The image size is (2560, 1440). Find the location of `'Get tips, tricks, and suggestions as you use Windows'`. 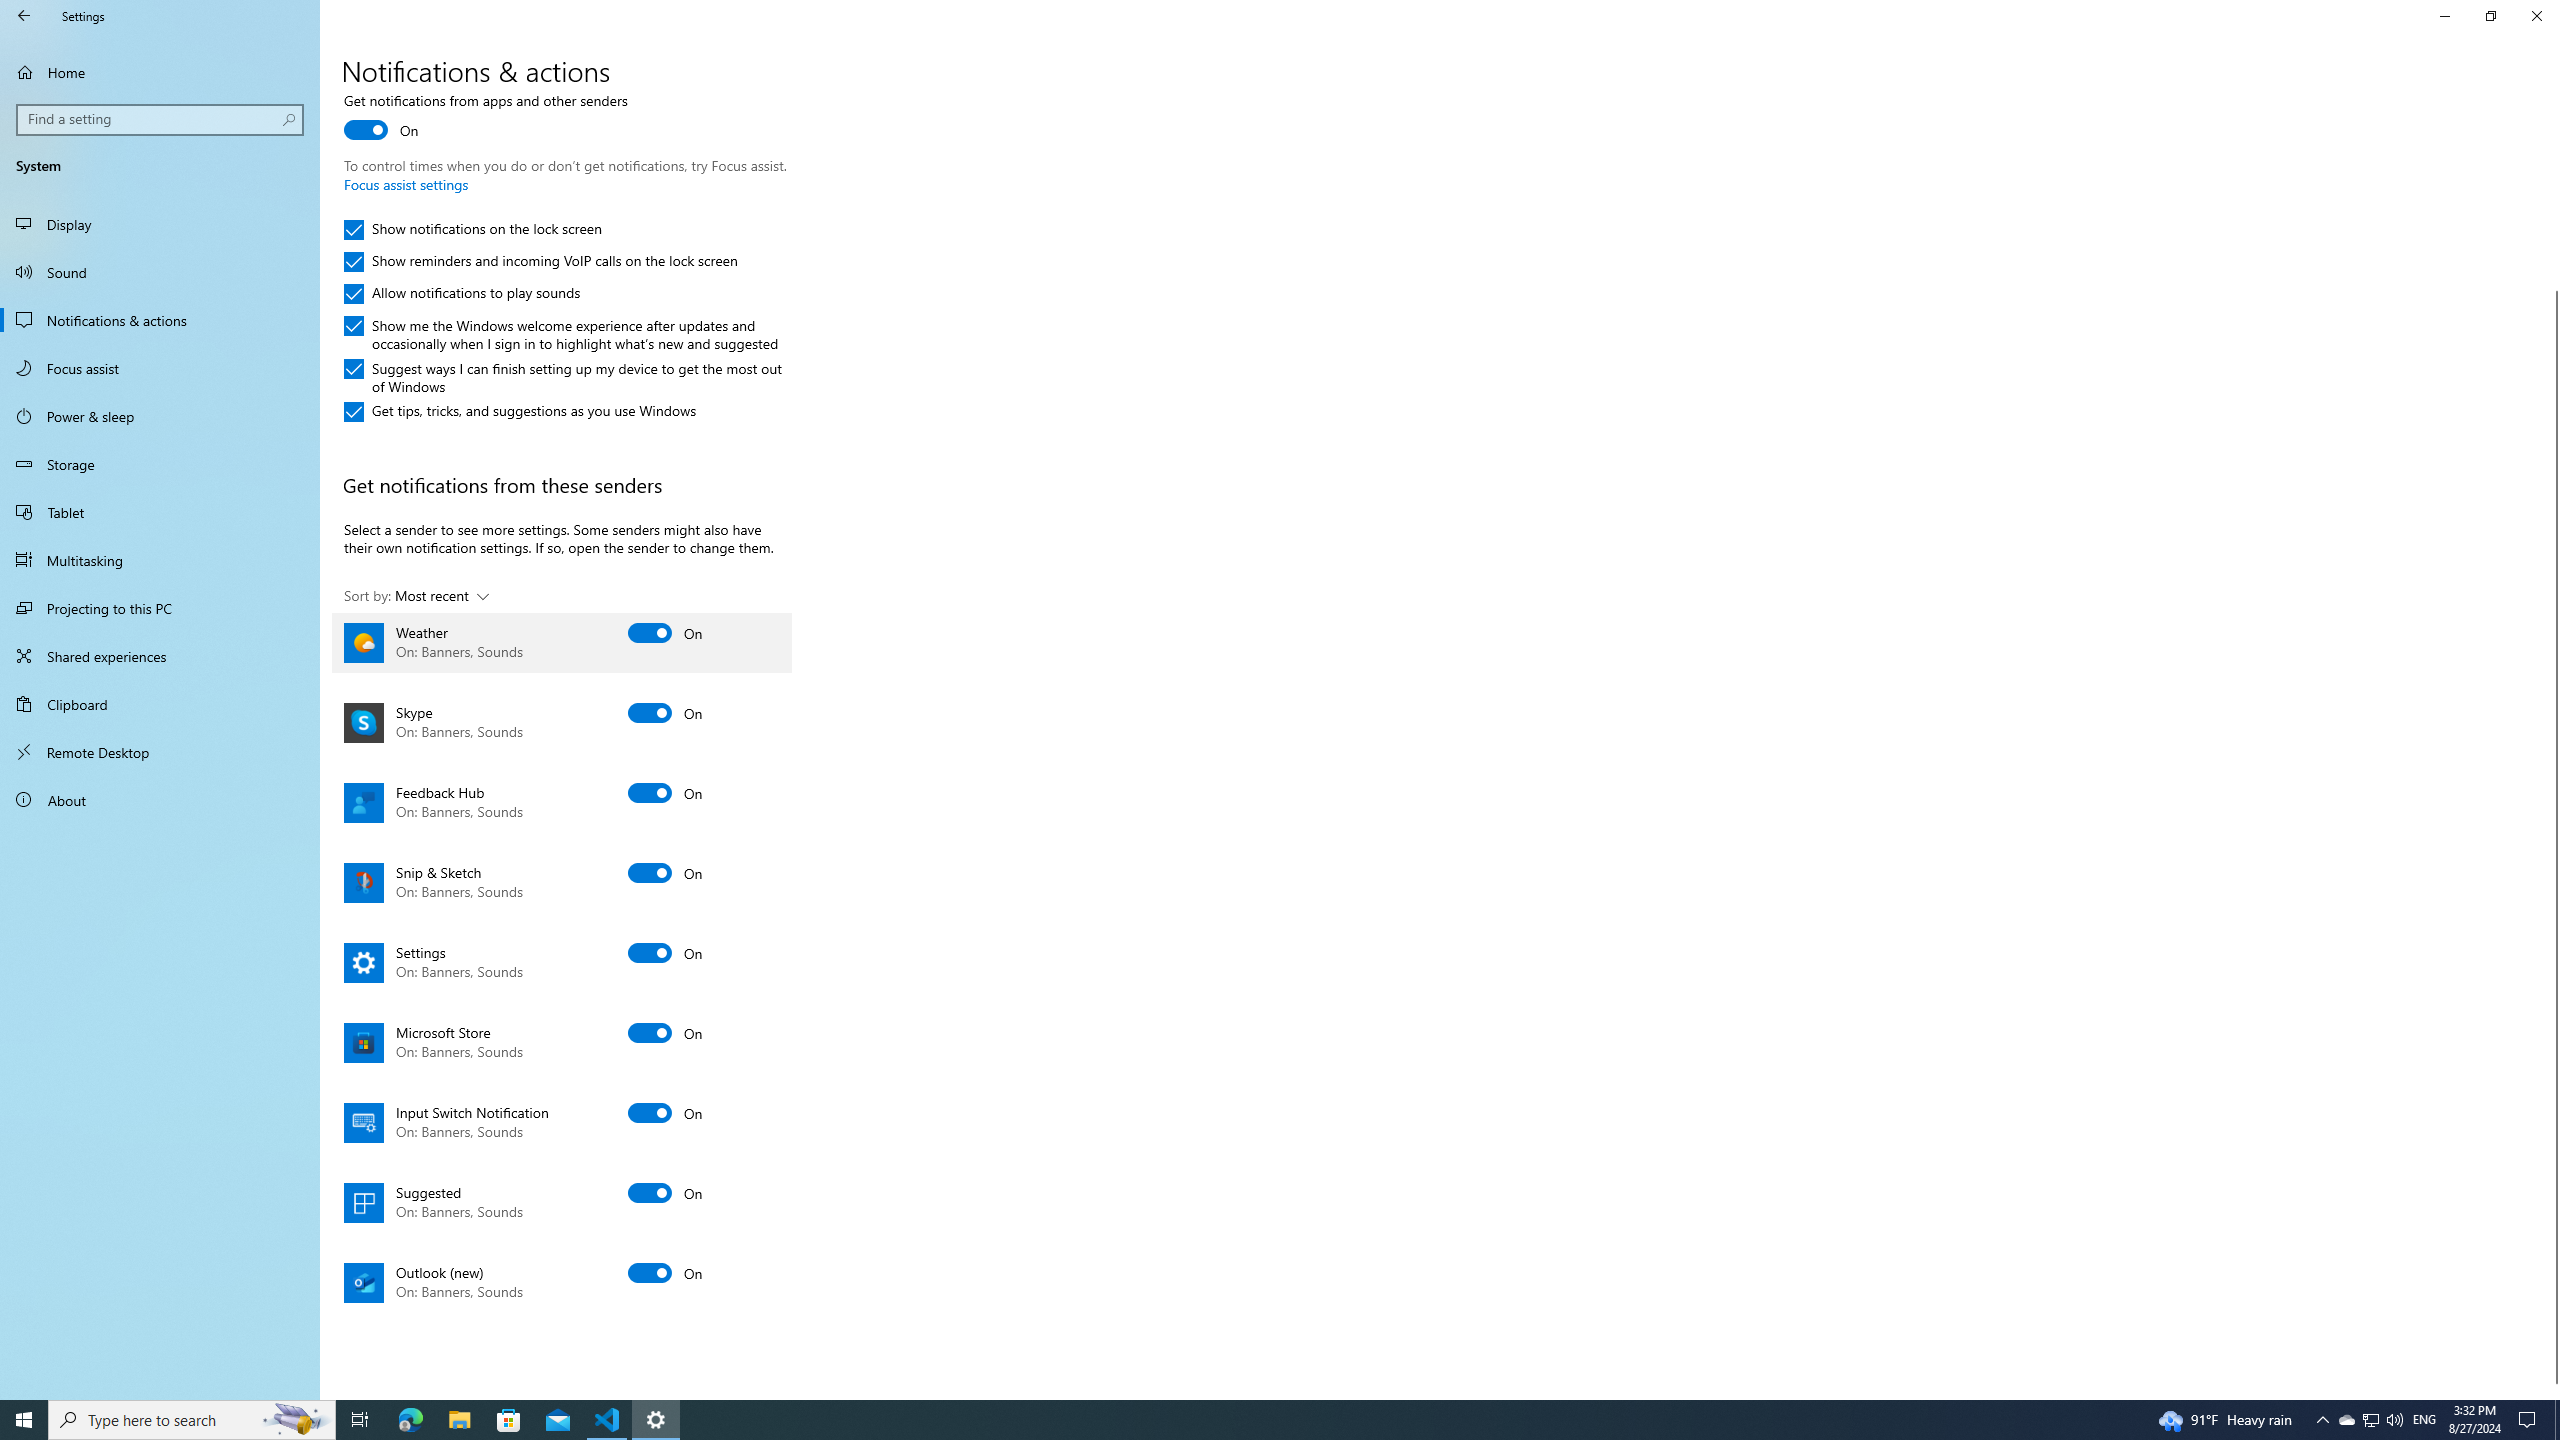

'Get tips, tricks, and suggestions as you use Windows' is located at coordinates (518, 410).